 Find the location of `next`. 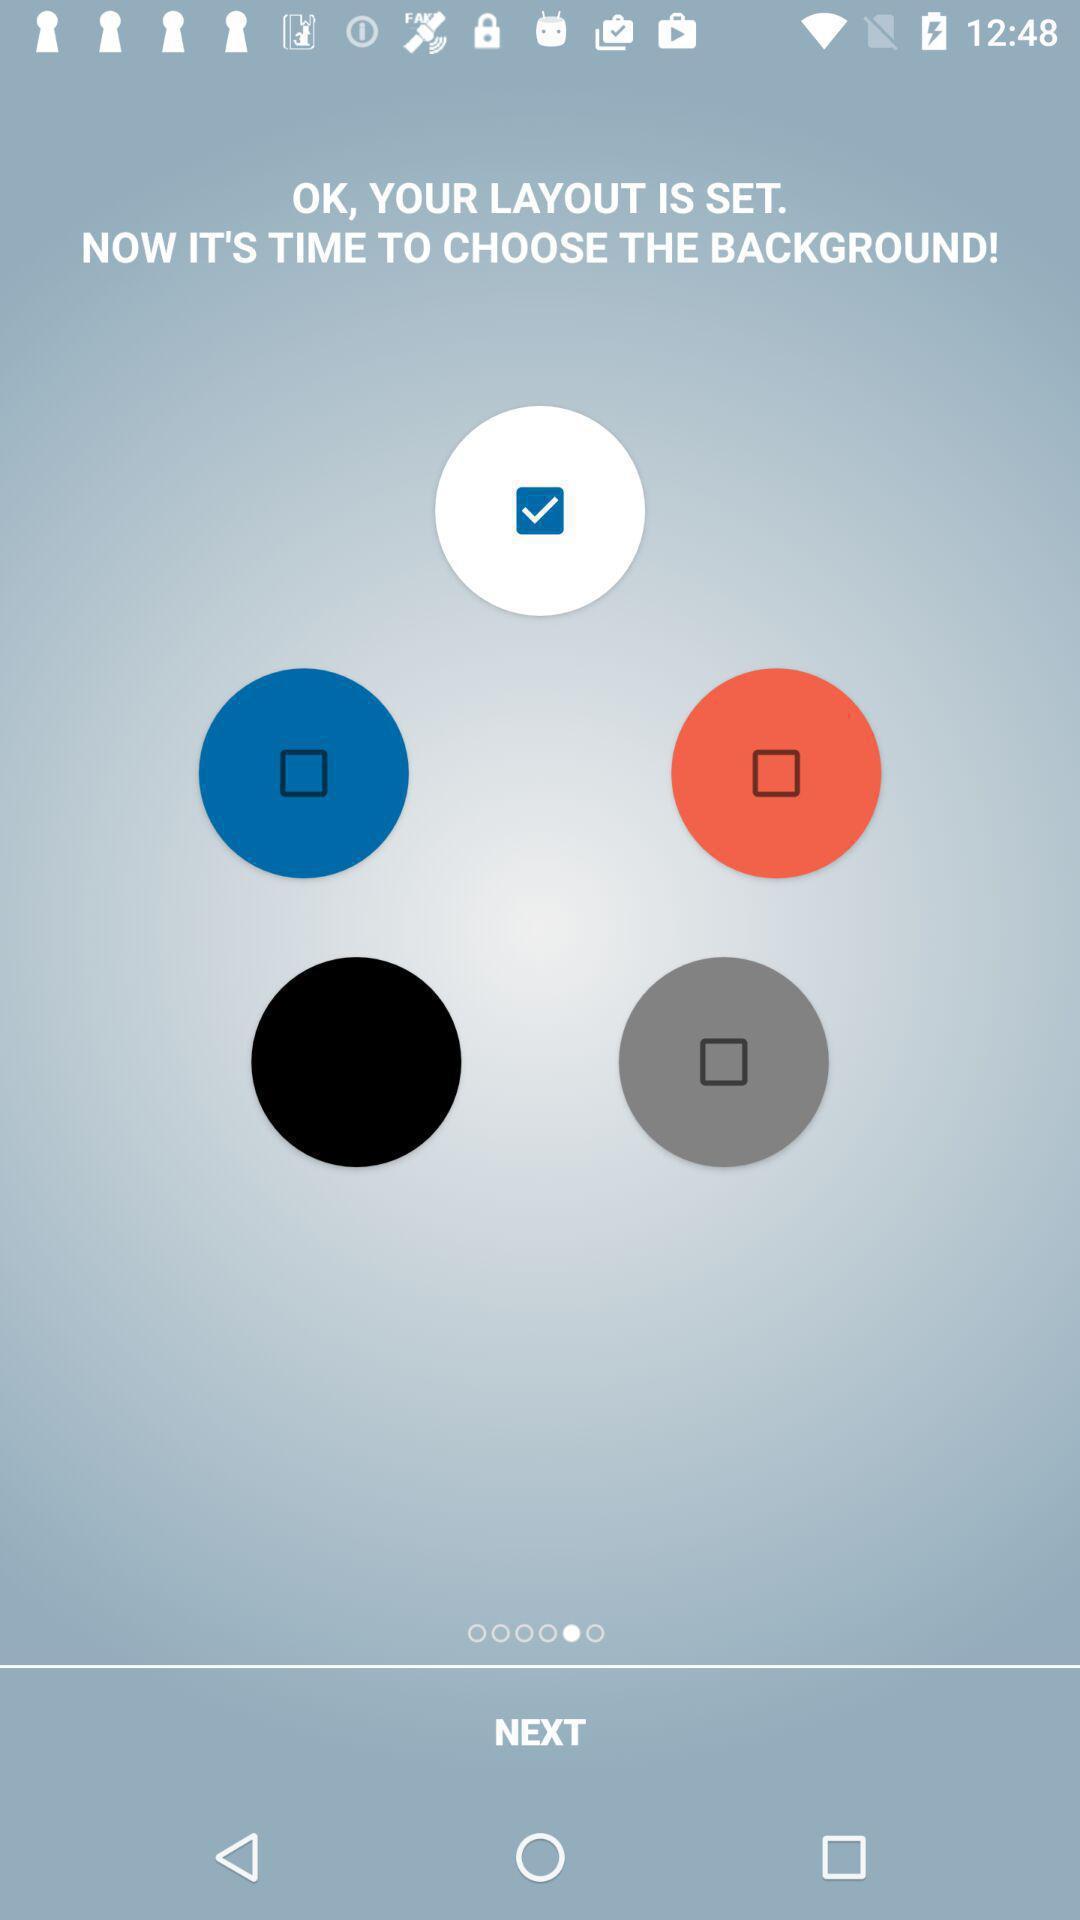

next is located at coordinates (540, 1730).